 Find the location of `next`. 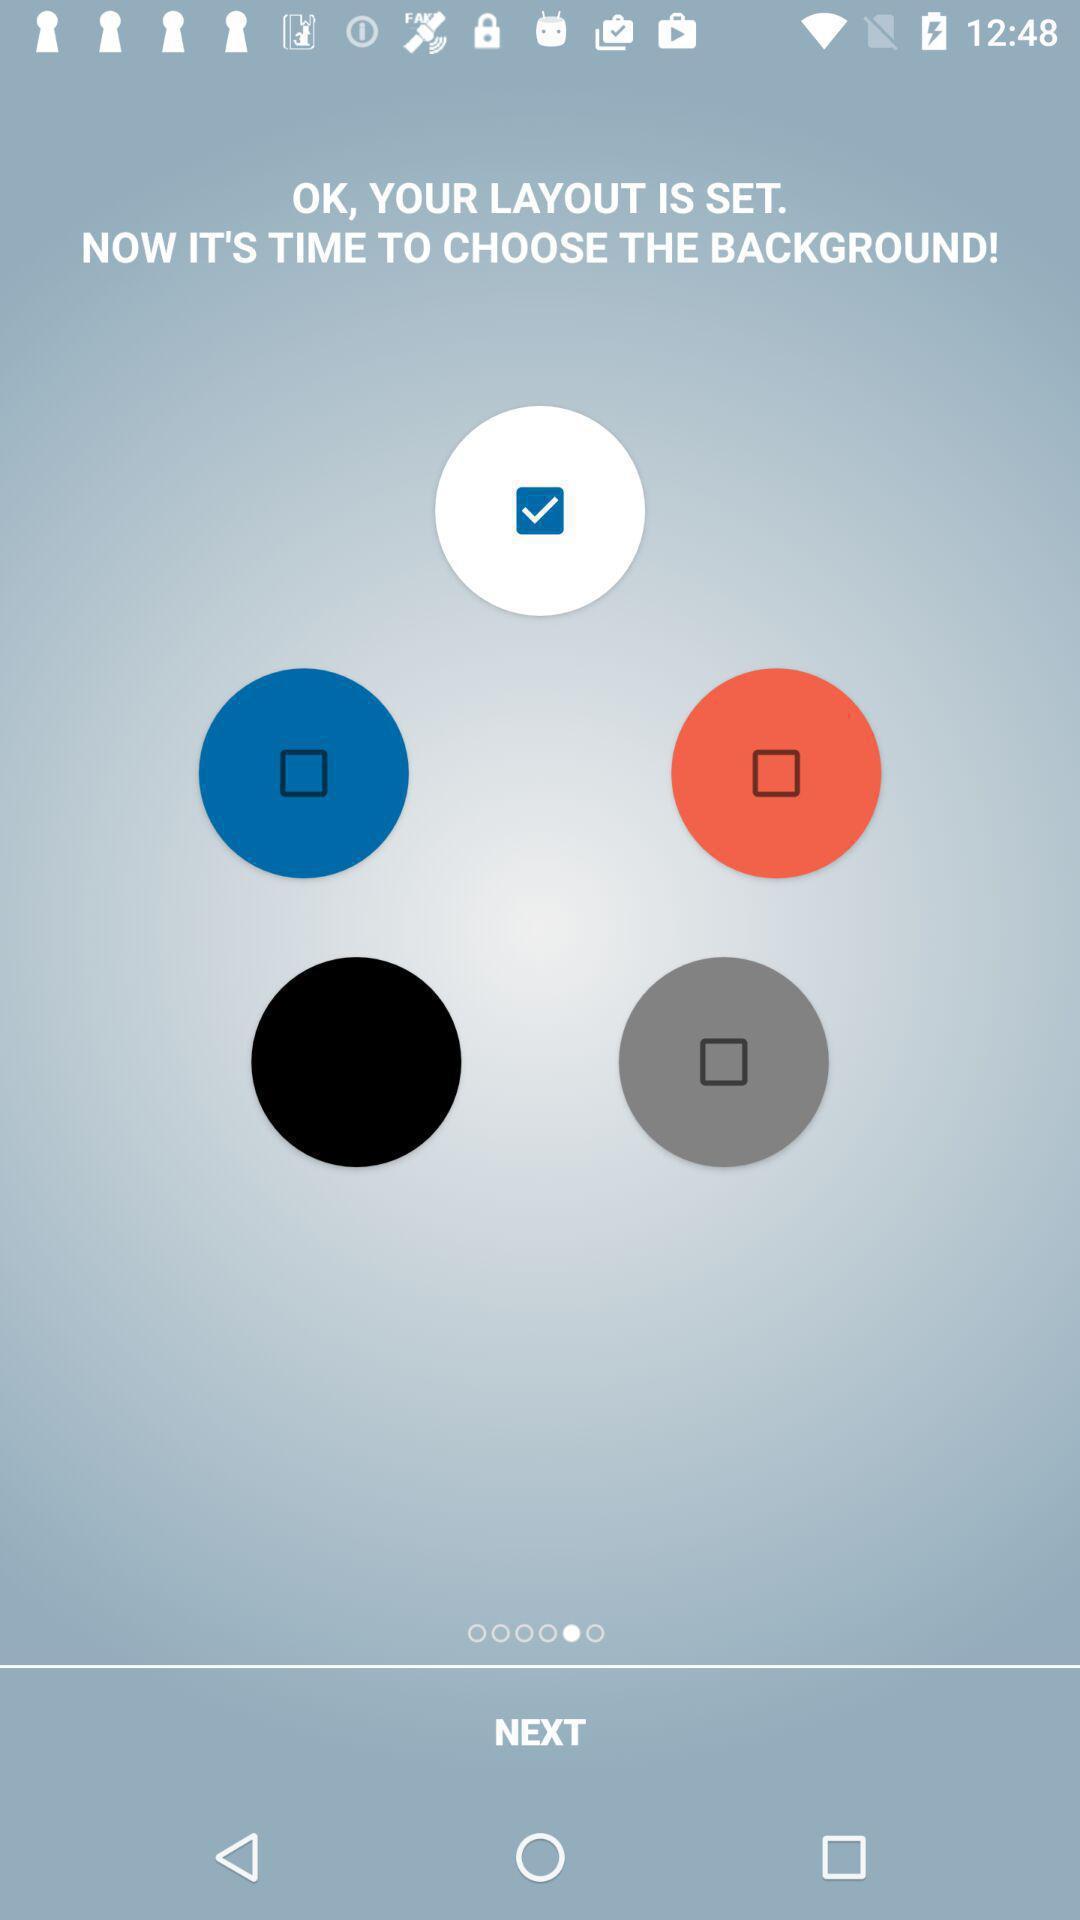

next is located at coordinates (540, 1730).